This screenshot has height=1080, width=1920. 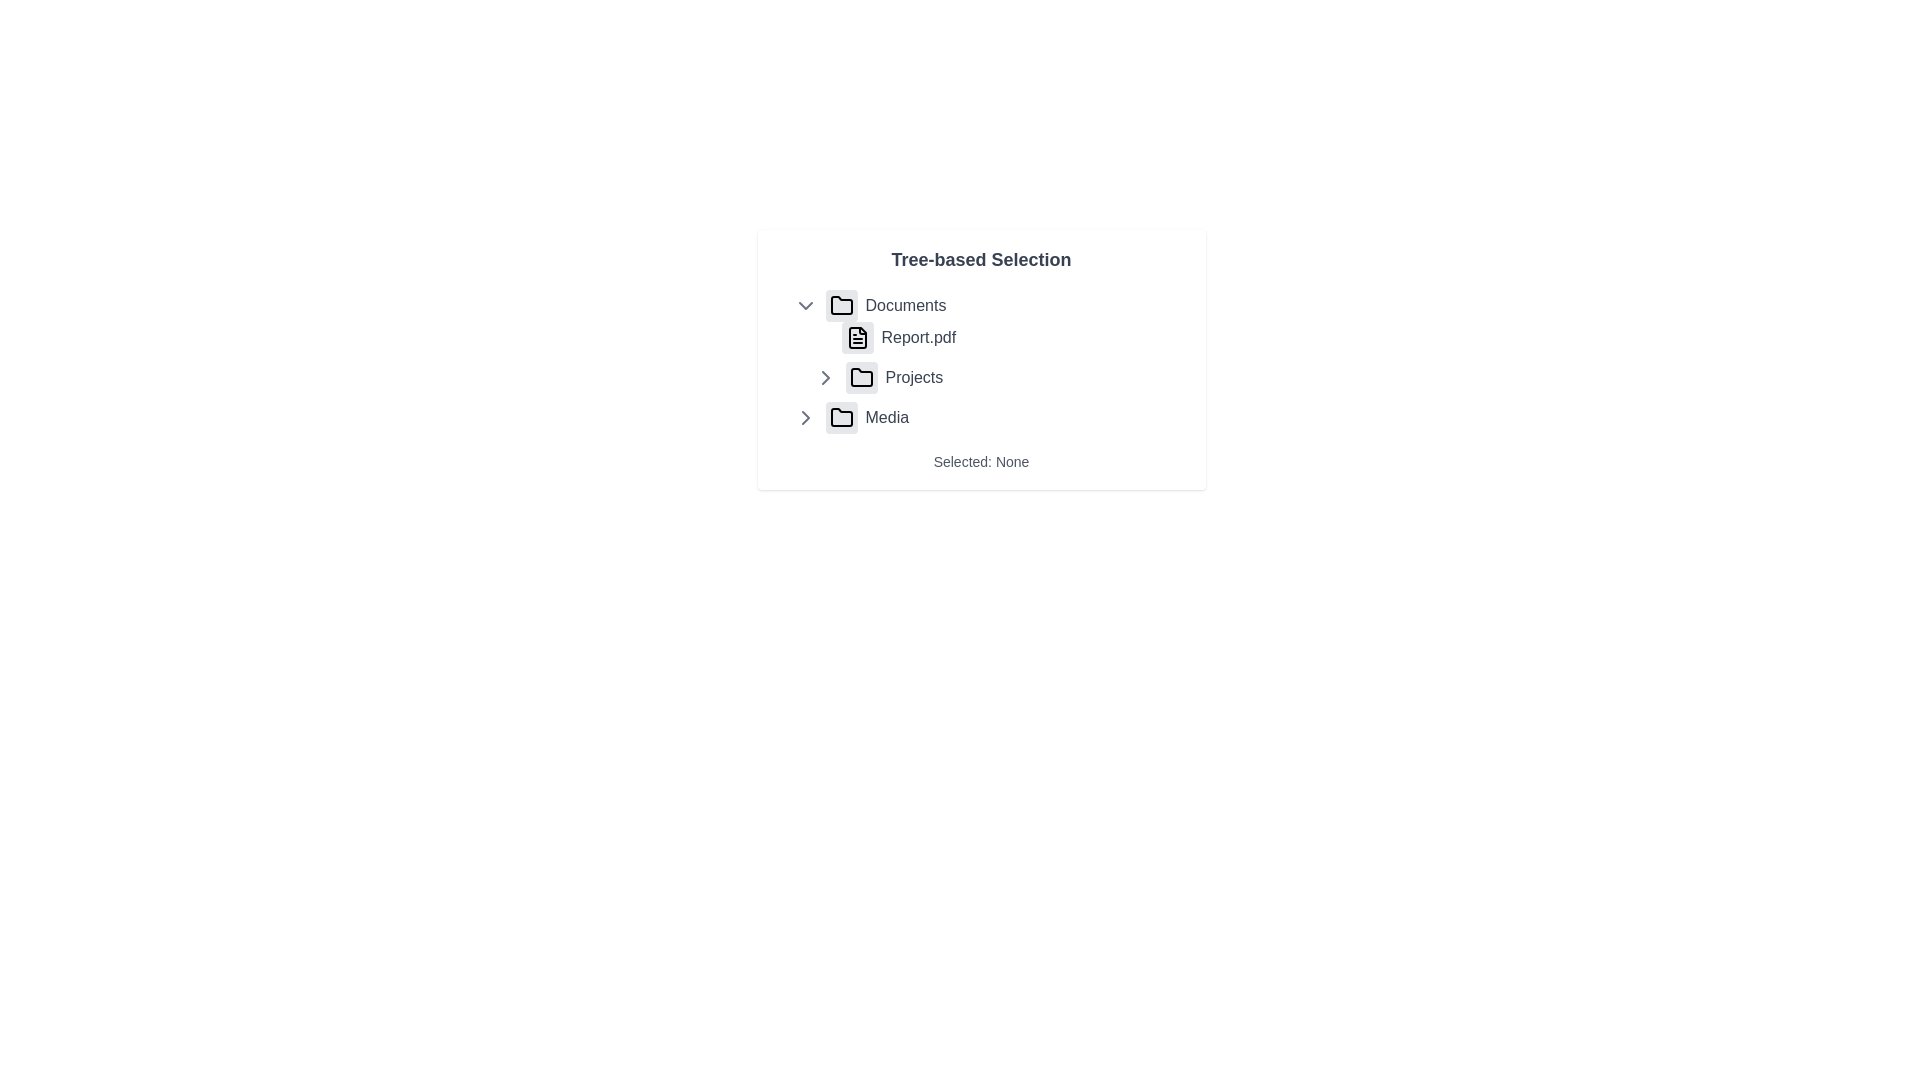 What do you see at coordinates (841, 305) in the screenshot?
I see `the folder icon representing the 'Documents' directory` at bounding box center [841, 305].